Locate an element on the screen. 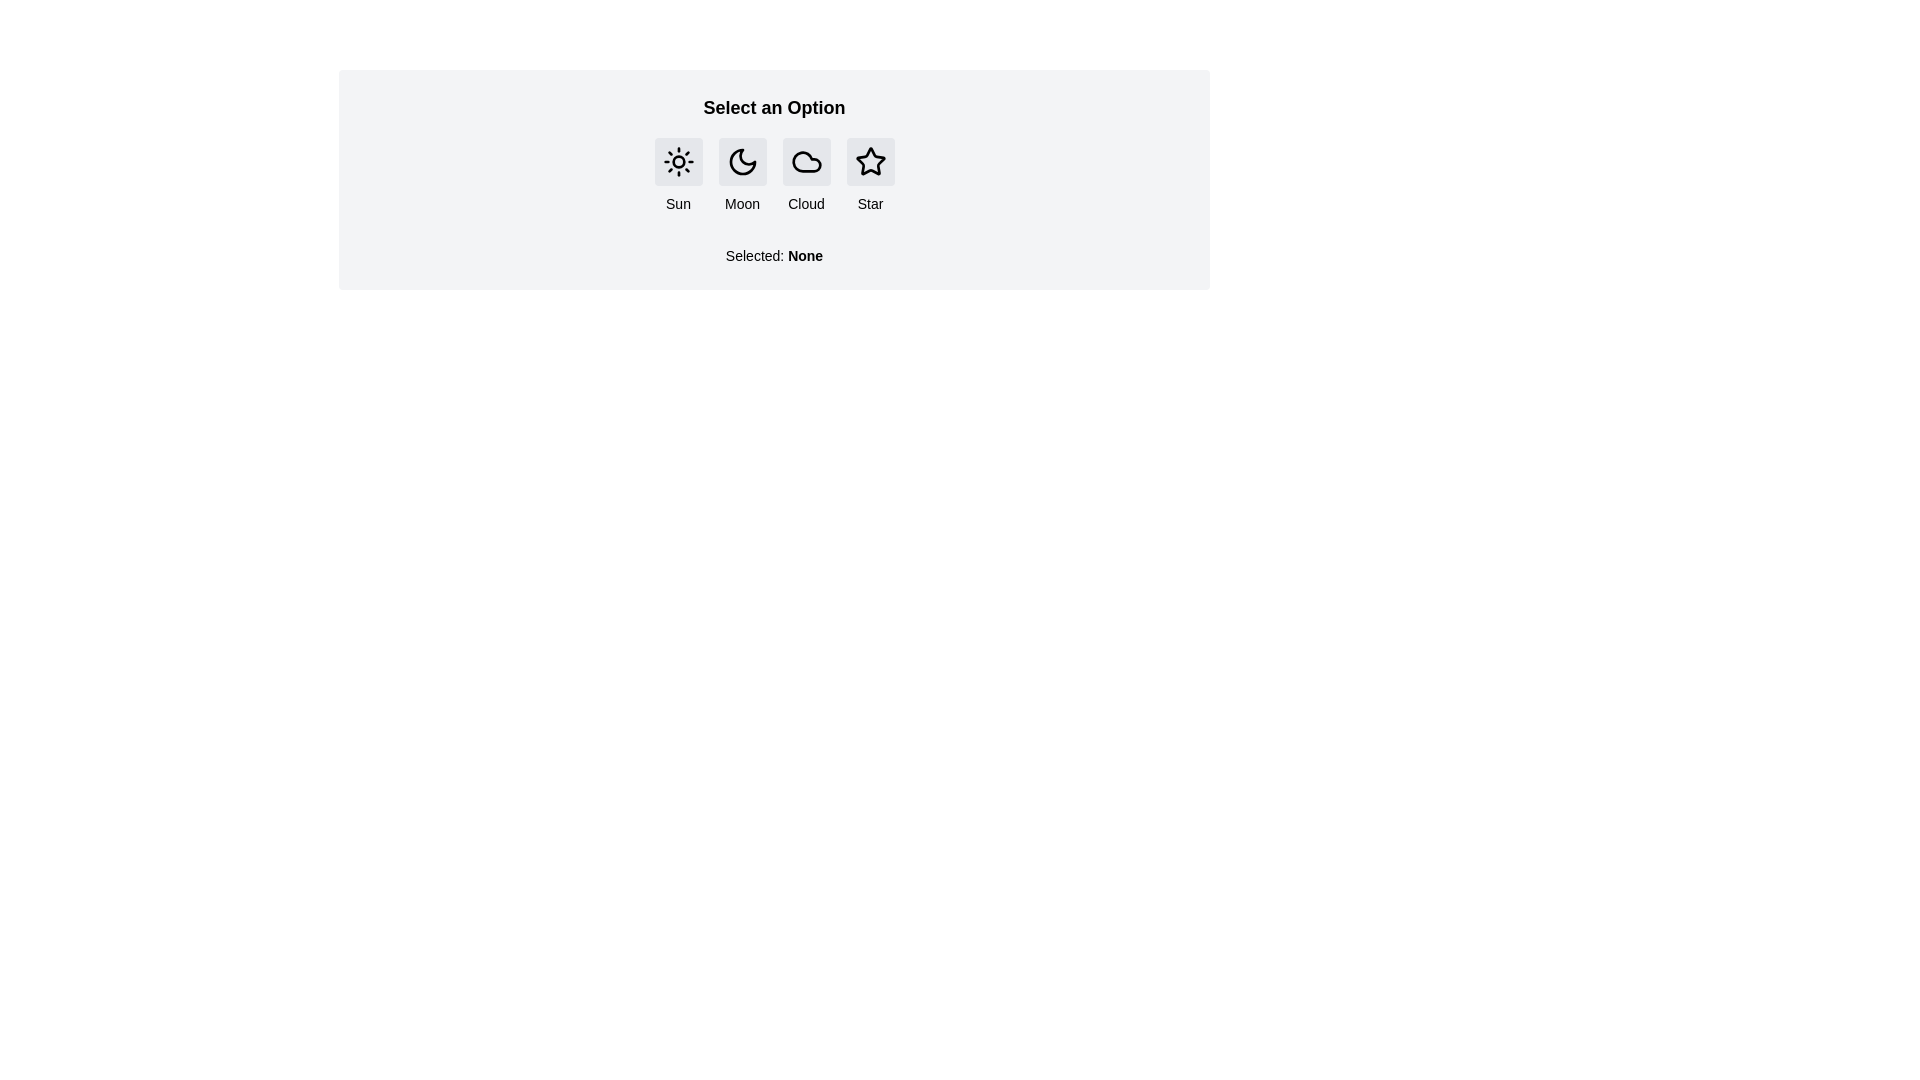 The image size is (1920, 1080). the 'Cloud' icon, which is the third selectable icon in a row of four is located at coordinates (806, 161).